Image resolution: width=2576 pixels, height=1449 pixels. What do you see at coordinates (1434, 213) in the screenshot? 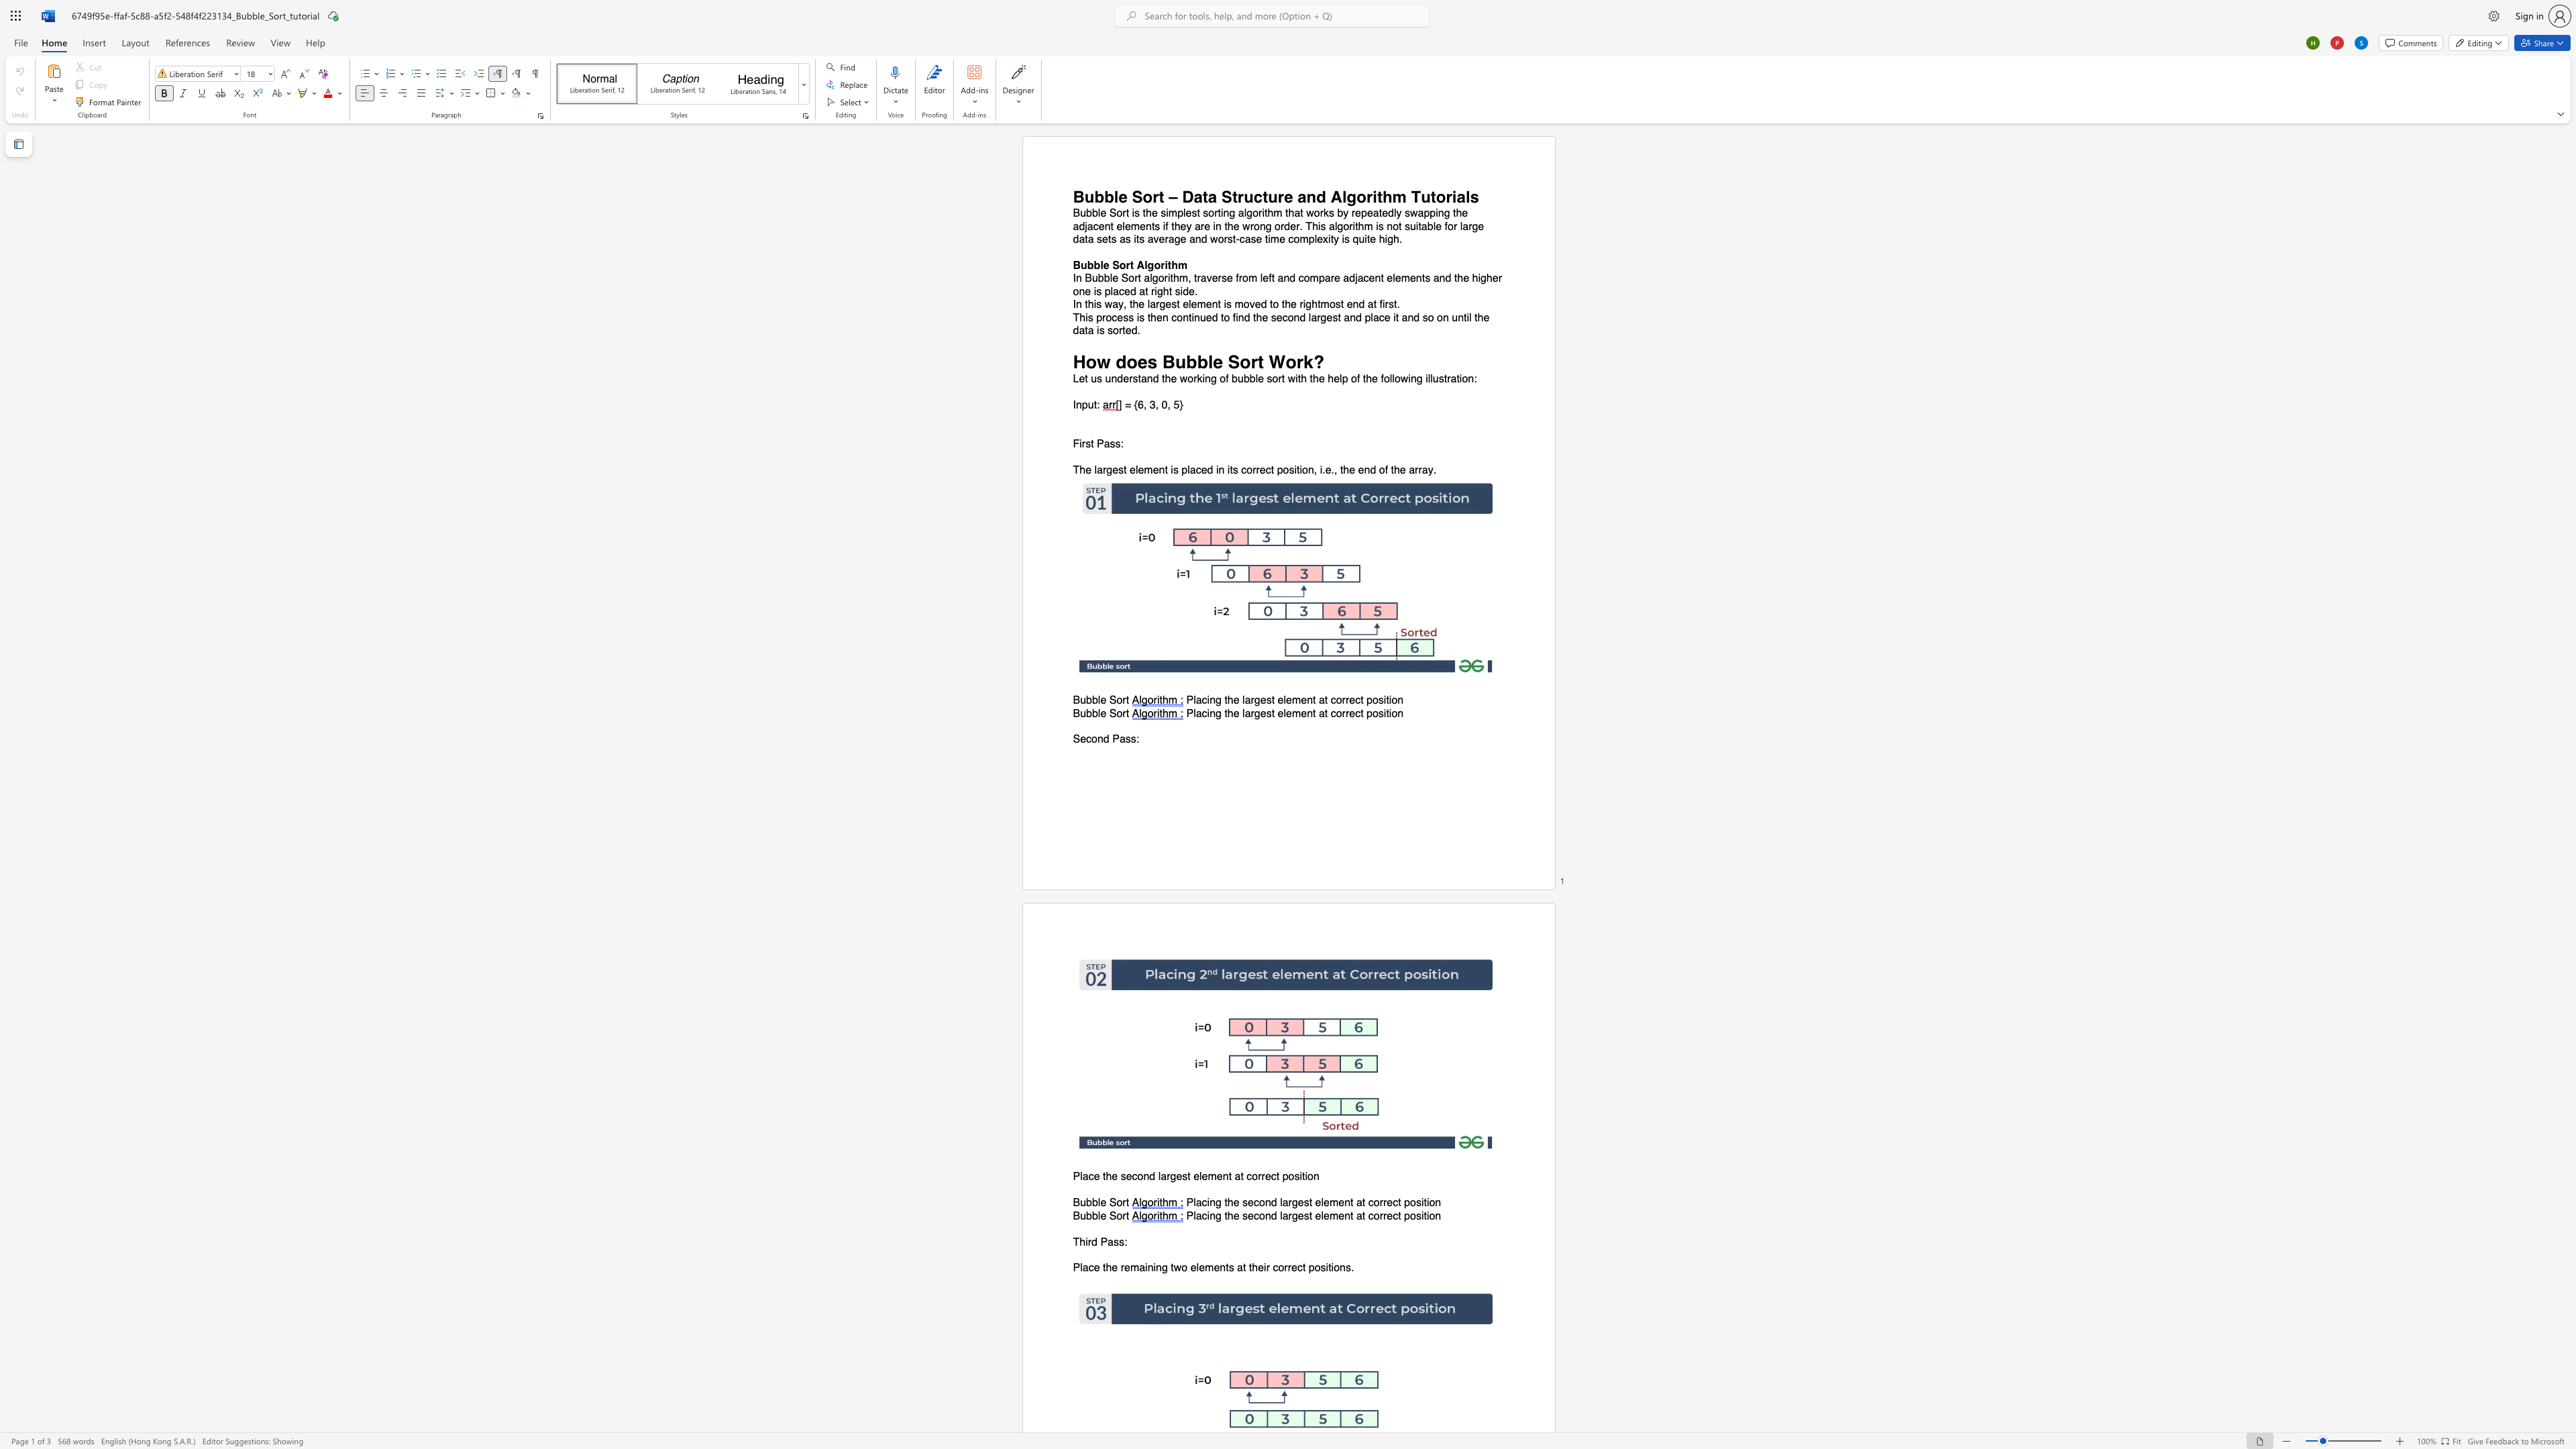
I see `the space between the continuous character "p" and "i" in the text` at bounding box center [1434, 213].